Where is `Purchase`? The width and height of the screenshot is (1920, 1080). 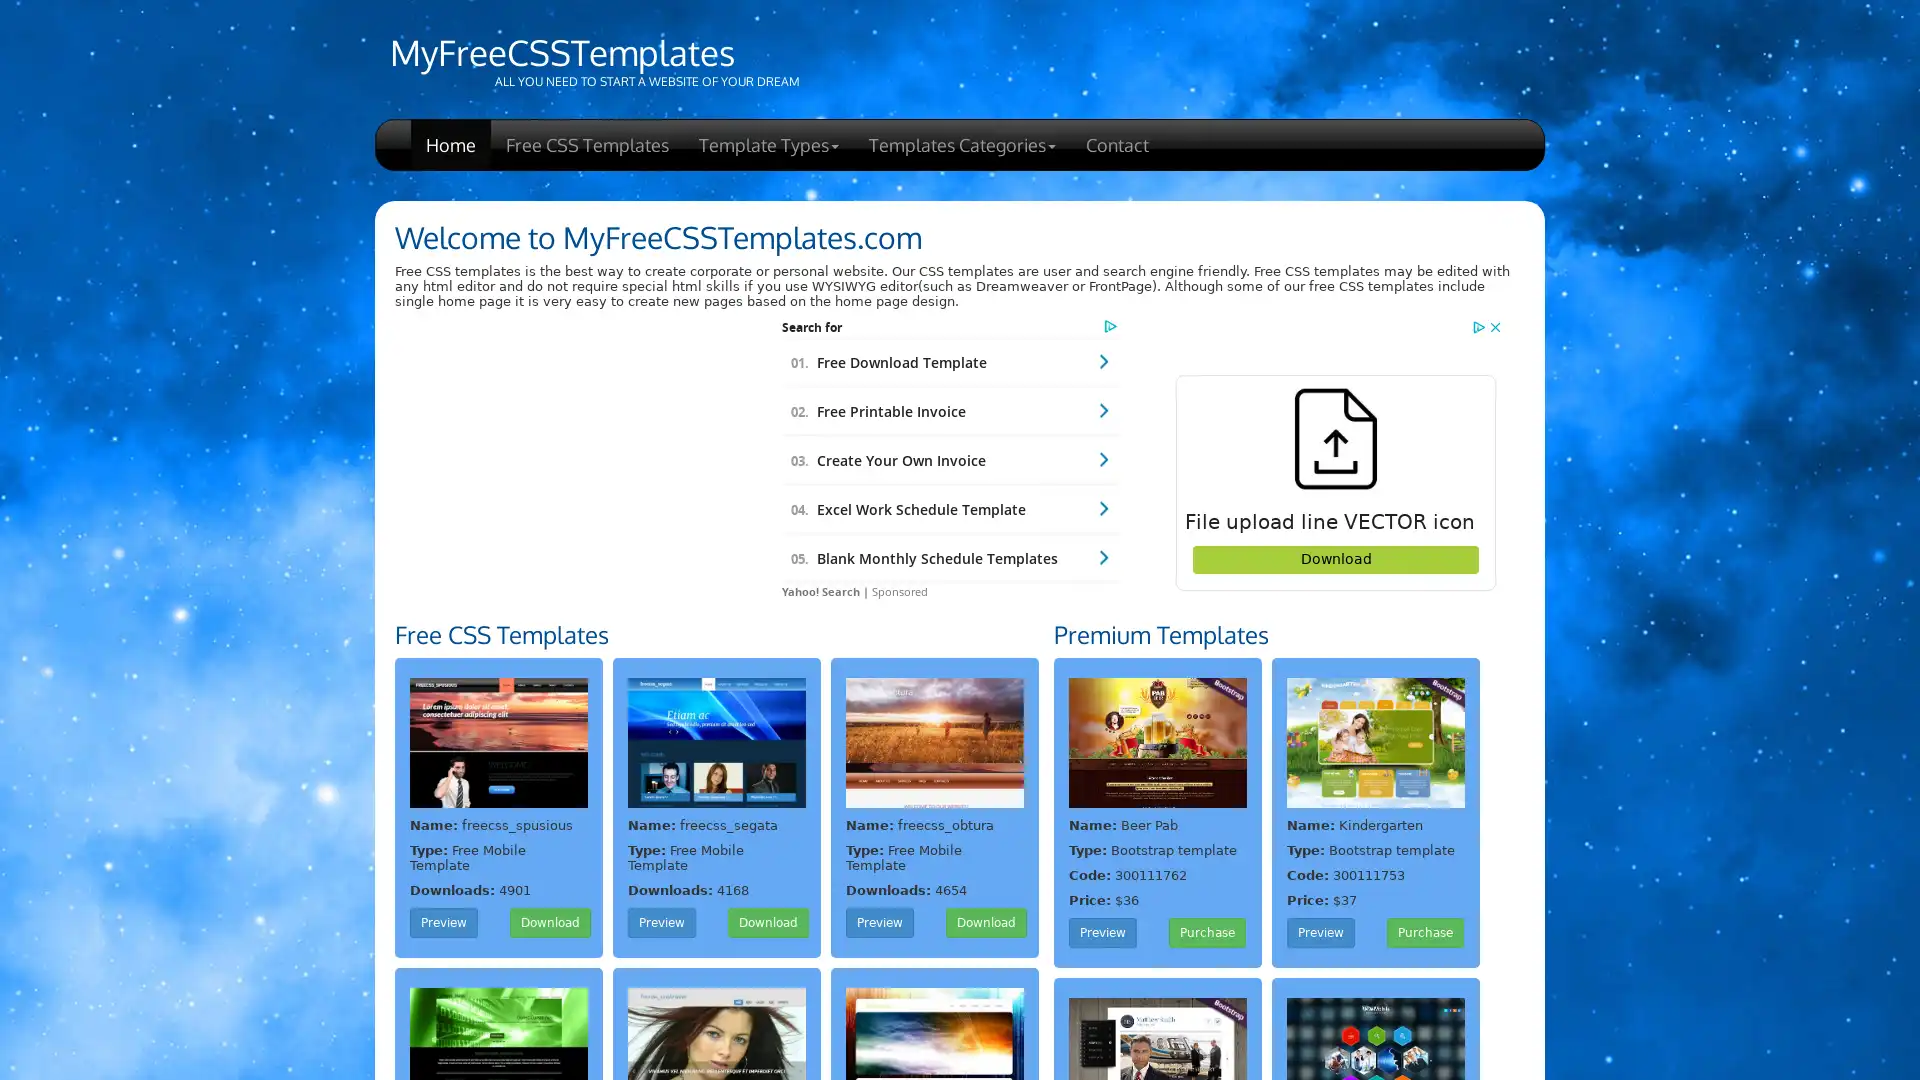 Purchase is located at coordinates (1424, 933).